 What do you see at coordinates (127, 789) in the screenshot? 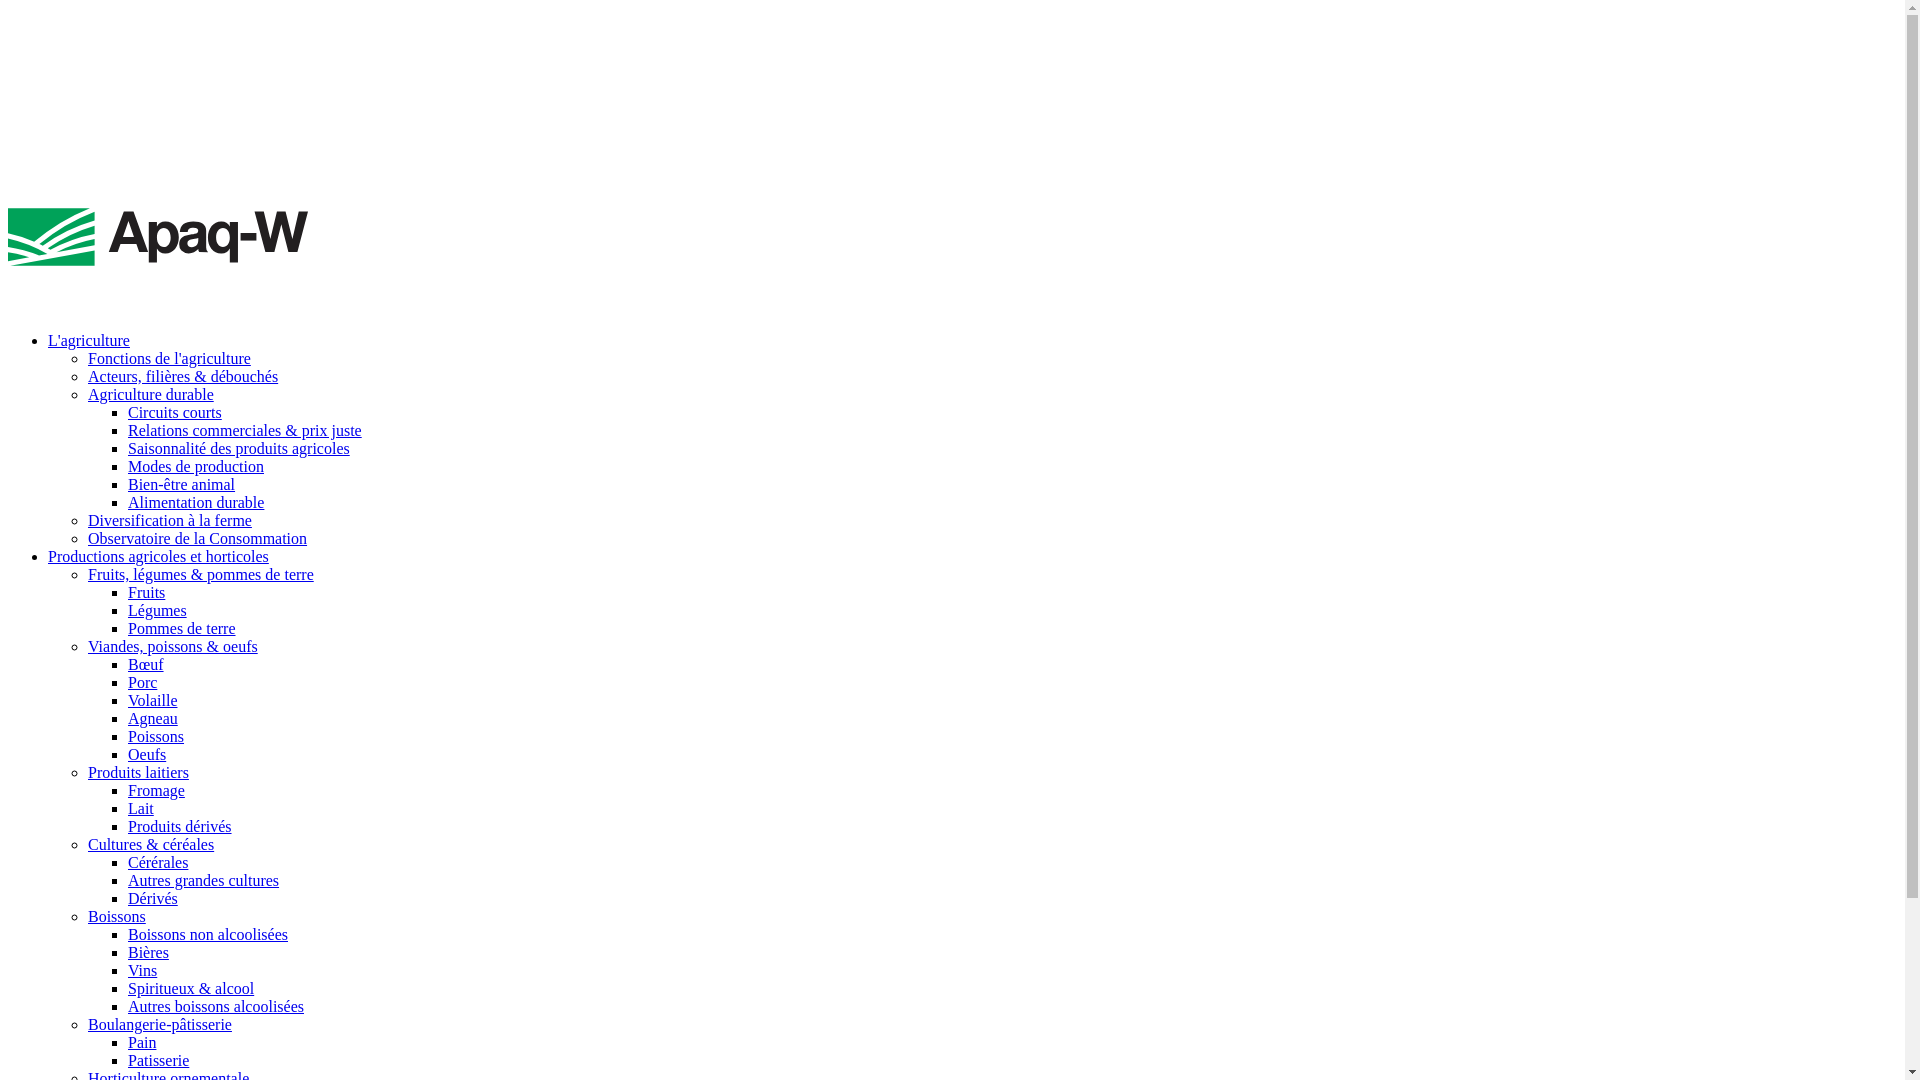
I see `'Fromage'` at bounding box center [127, 789].